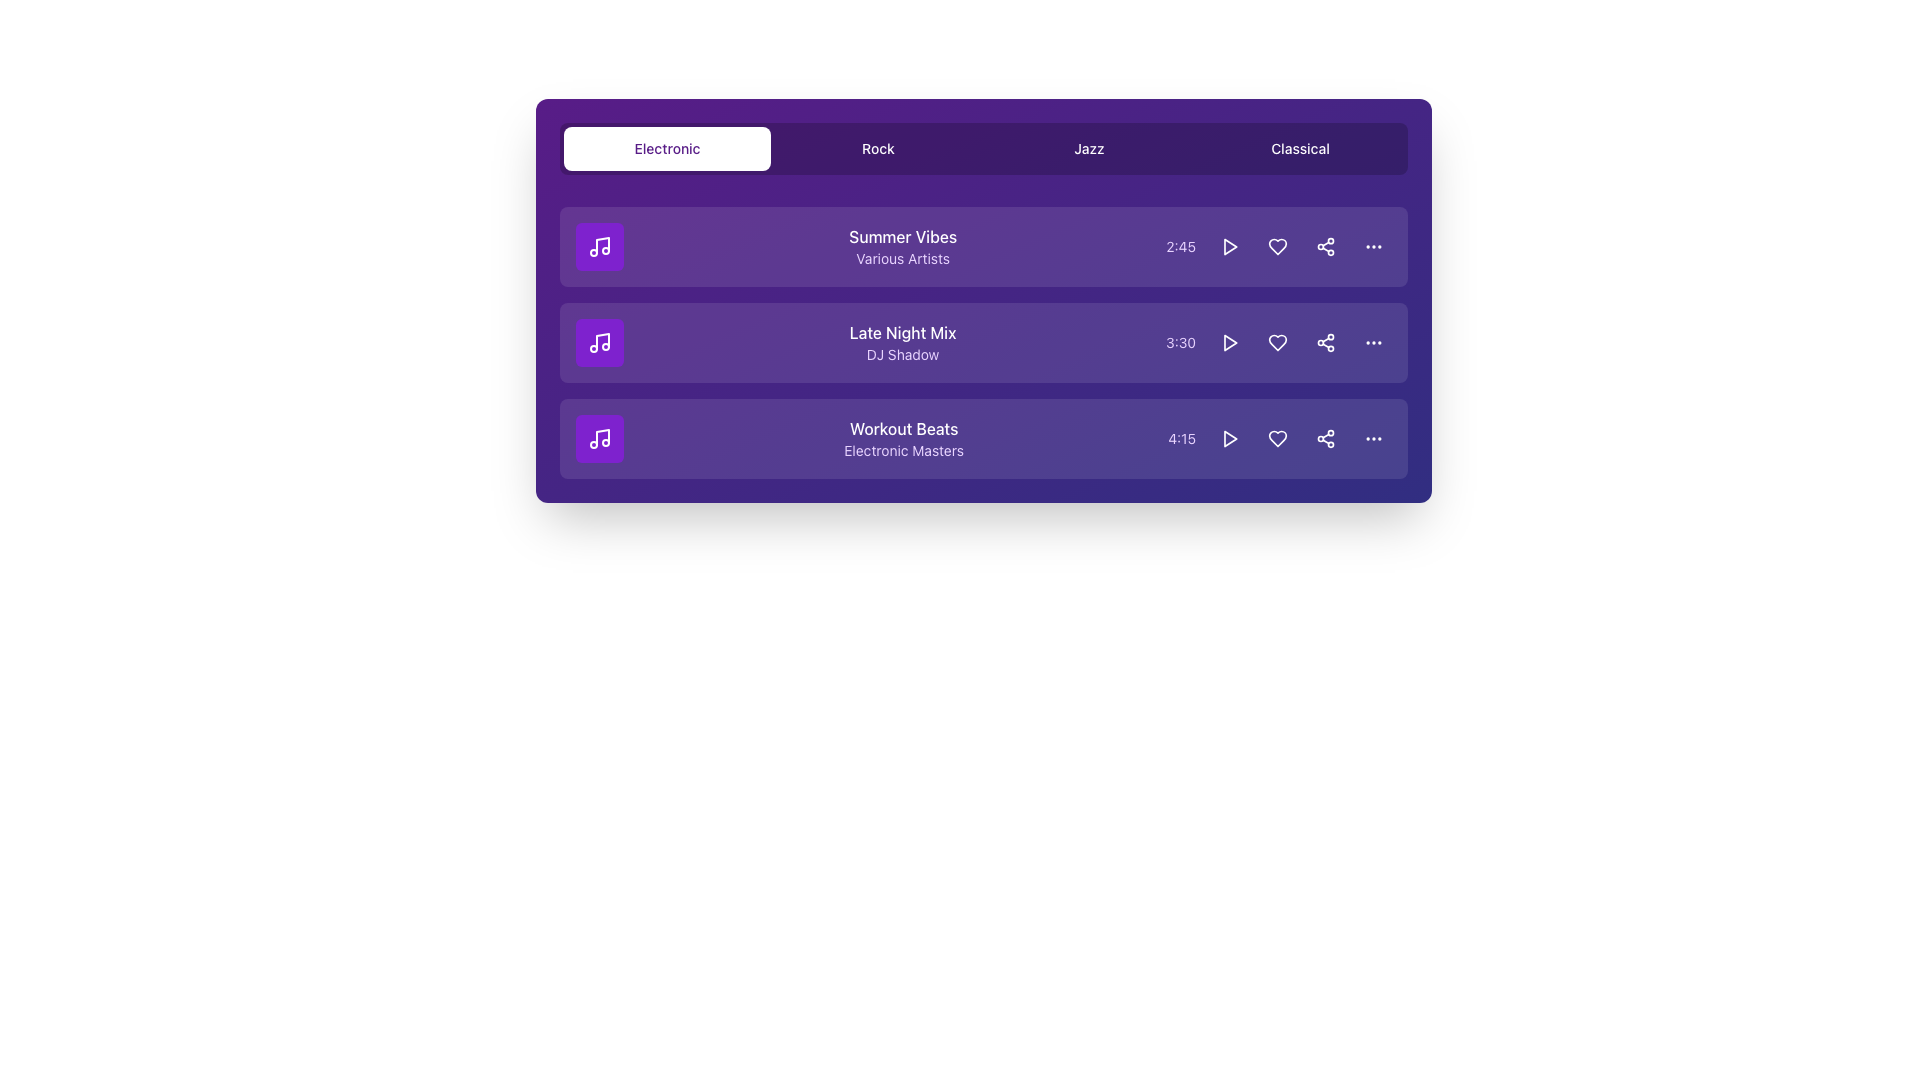 Image resolution: width=1920 pixels, height=1080 pixels. What do you see at coordinates (1182, 438) in the screenshot?
I see `the text label indicating the duration of the track labeled 'Workout Beats', which is positioned towards the right side of its row in the music track list` at bounding box center [1182, 438].